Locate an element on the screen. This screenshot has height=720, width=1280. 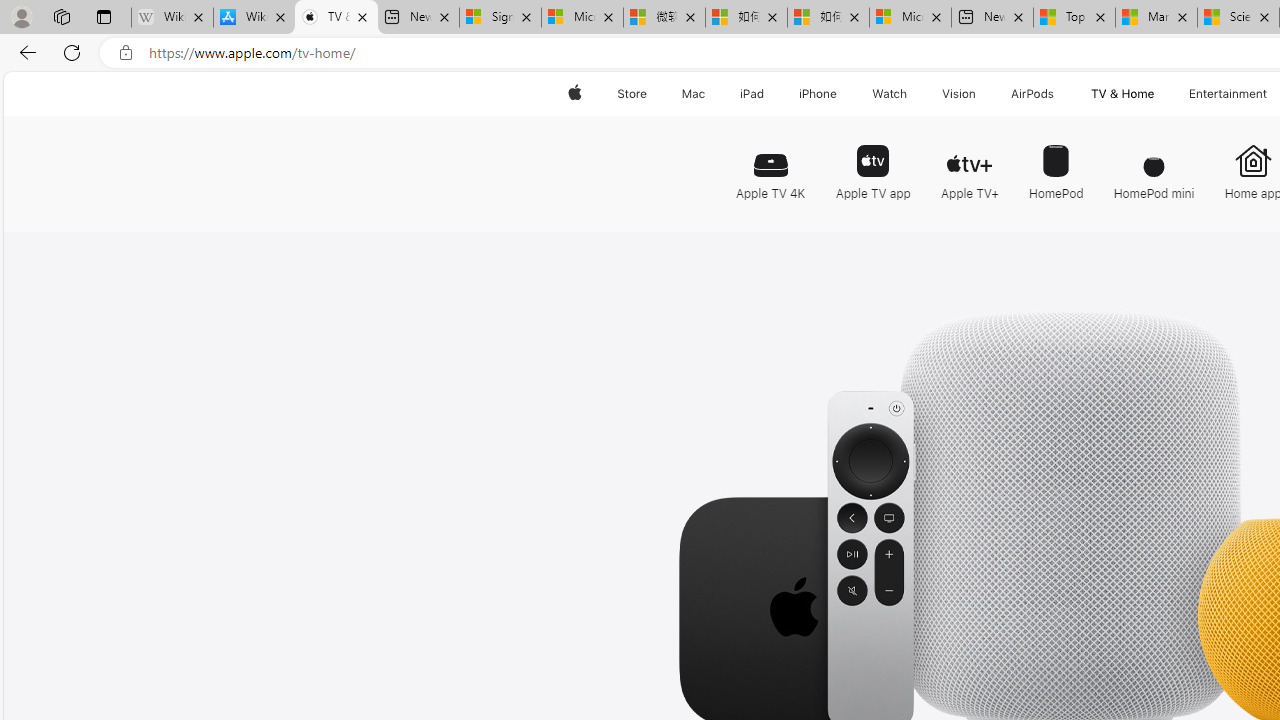
'Apple TV+' is located at coordinates (969, 163).